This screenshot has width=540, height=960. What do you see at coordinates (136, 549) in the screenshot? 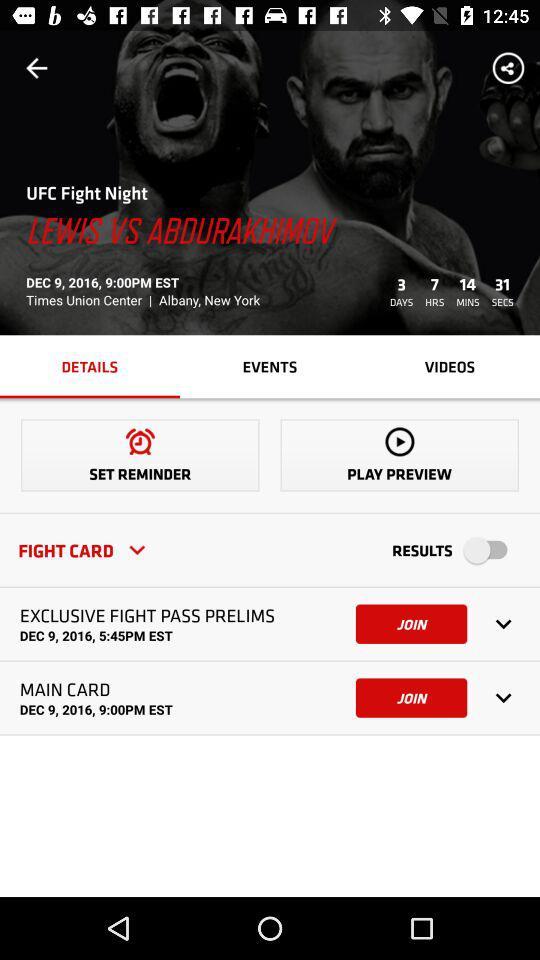
I see `the drop down beside the fight card` at bounding box center [136, 549].